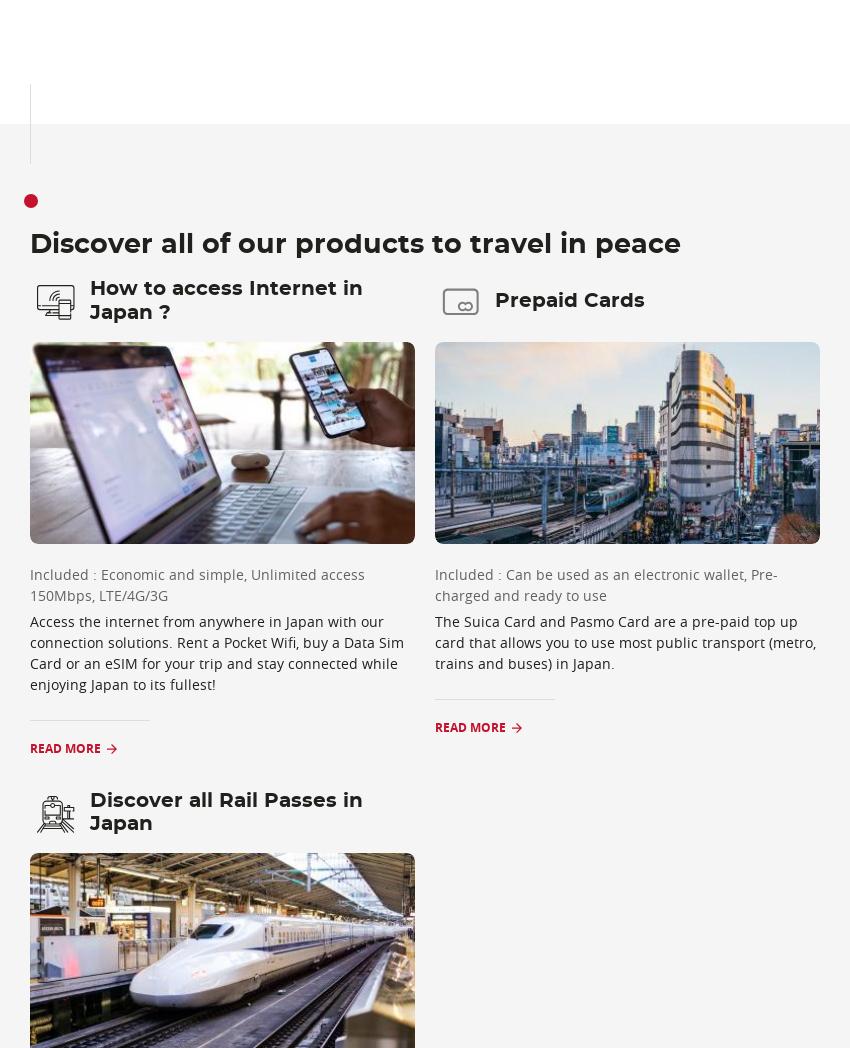  Describe the element at coordinates (354, 244) in the screenshot. I see `'Discover all of our products to travel in peace'` at that location.